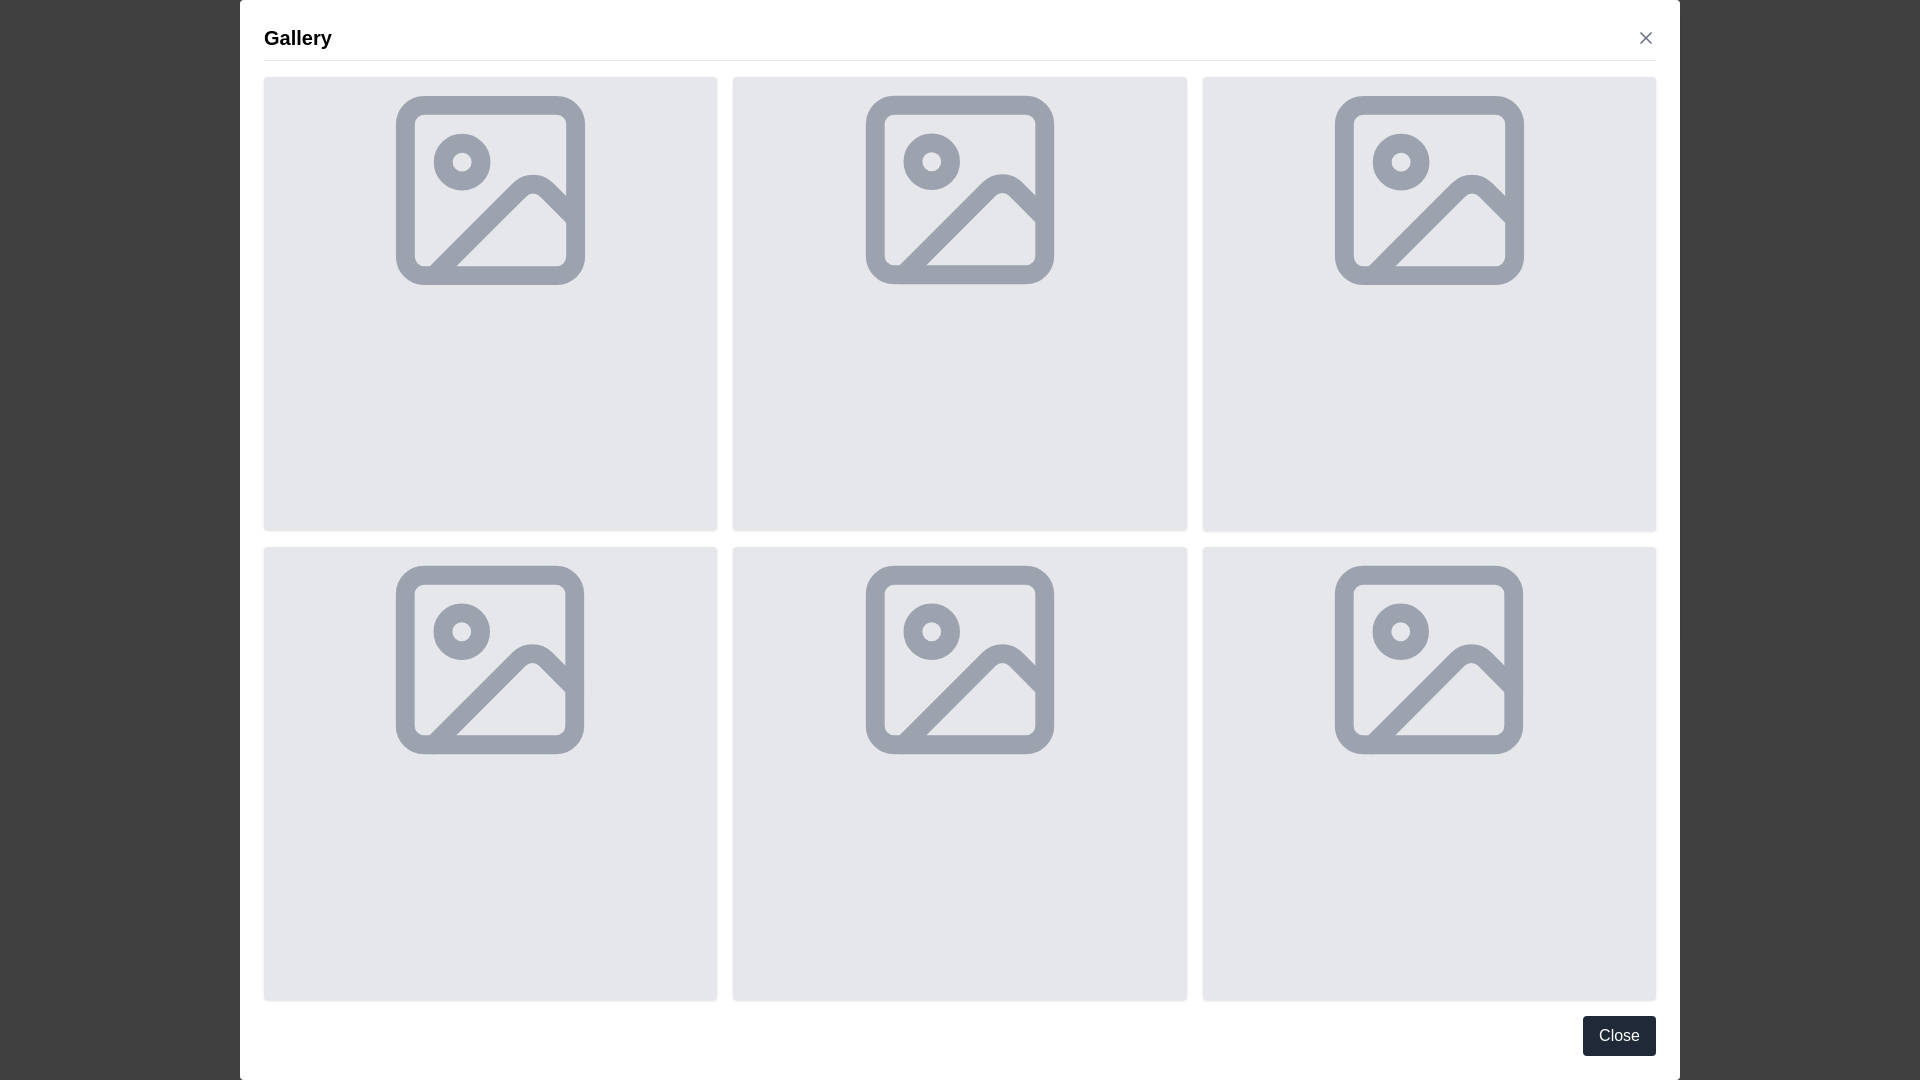 This screenshot has height=1080, width=1920. Describe the element at coordinates (490, 659) in the screenshot. I see `the graphical rectangular shape with rounded corners, styled in light gray, located within the image placeholder icon` at that location.